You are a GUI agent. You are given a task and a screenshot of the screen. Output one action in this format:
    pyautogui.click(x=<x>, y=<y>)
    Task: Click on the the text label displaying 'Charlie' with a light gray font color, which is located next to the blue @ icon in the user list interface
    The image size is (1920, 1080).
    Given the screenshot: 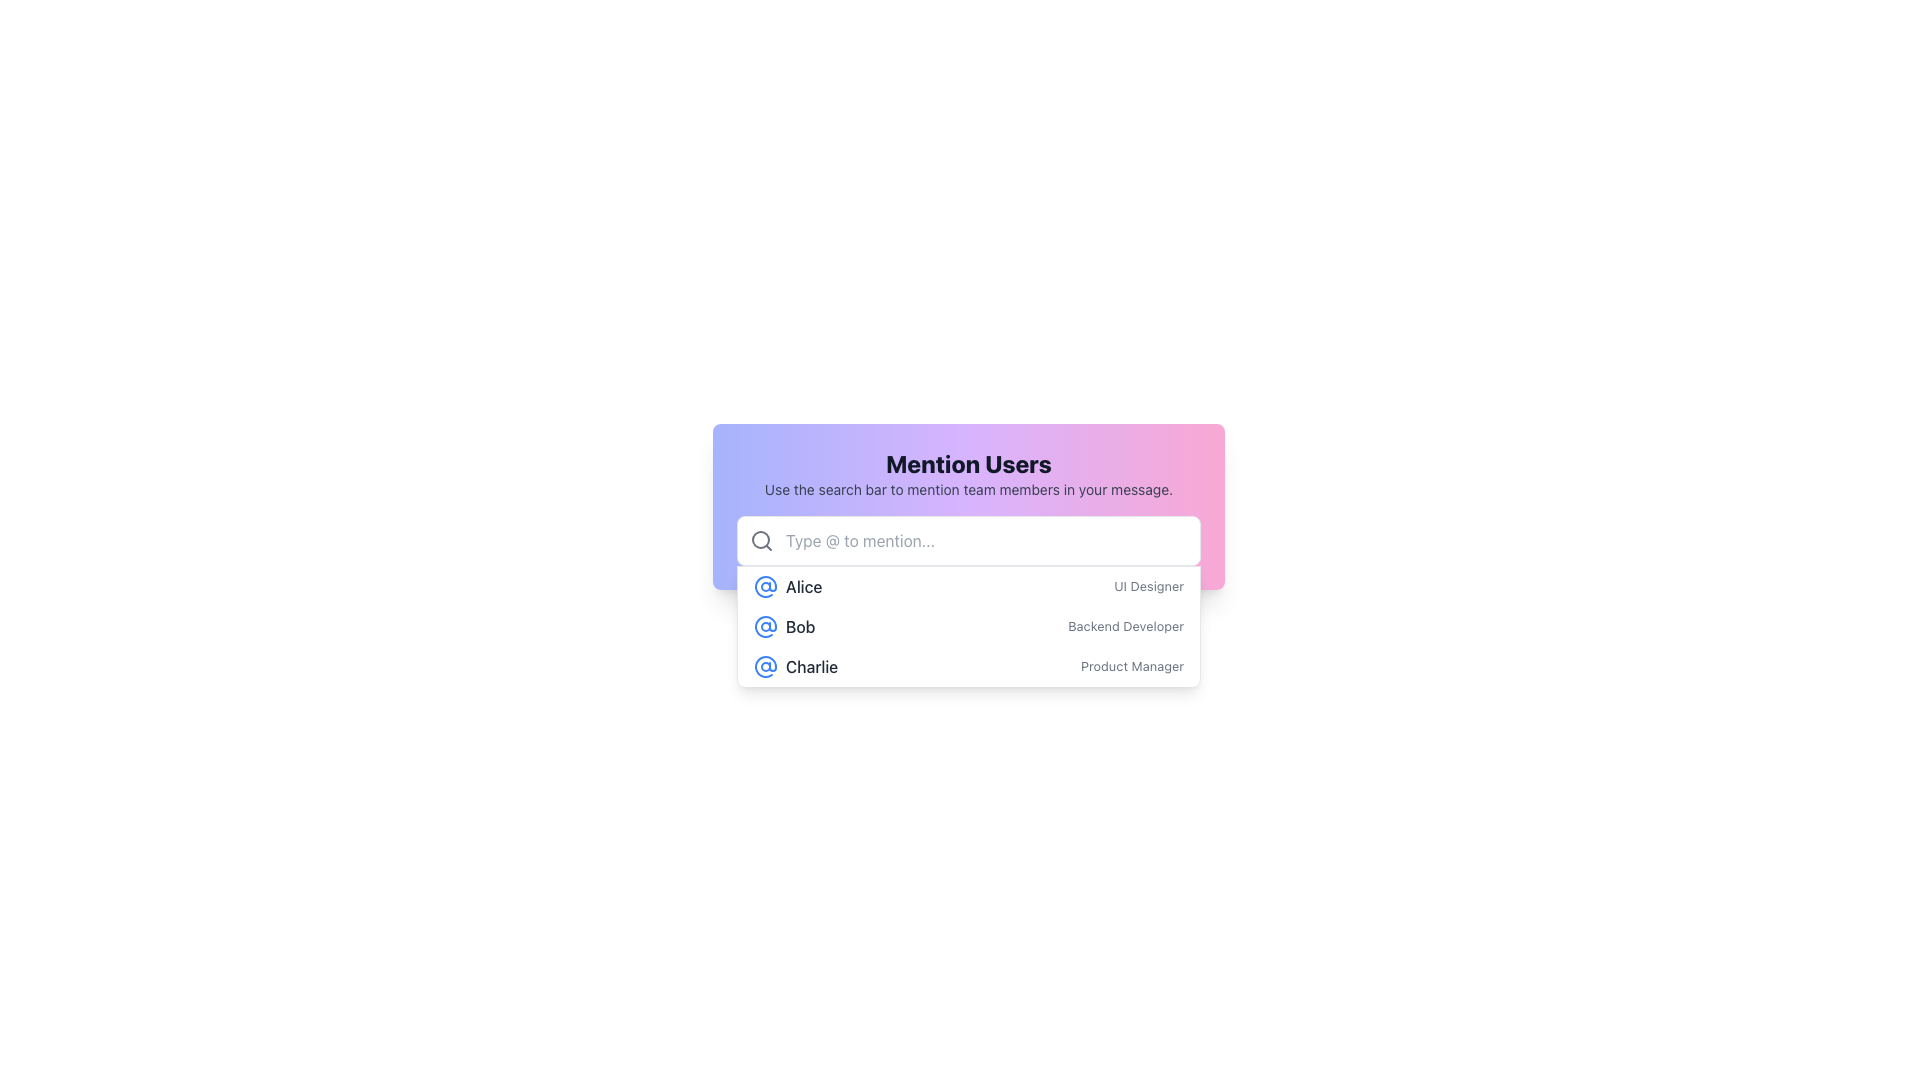 What is the action you would take?
    pyautogui.click(x=795, y=667)
    